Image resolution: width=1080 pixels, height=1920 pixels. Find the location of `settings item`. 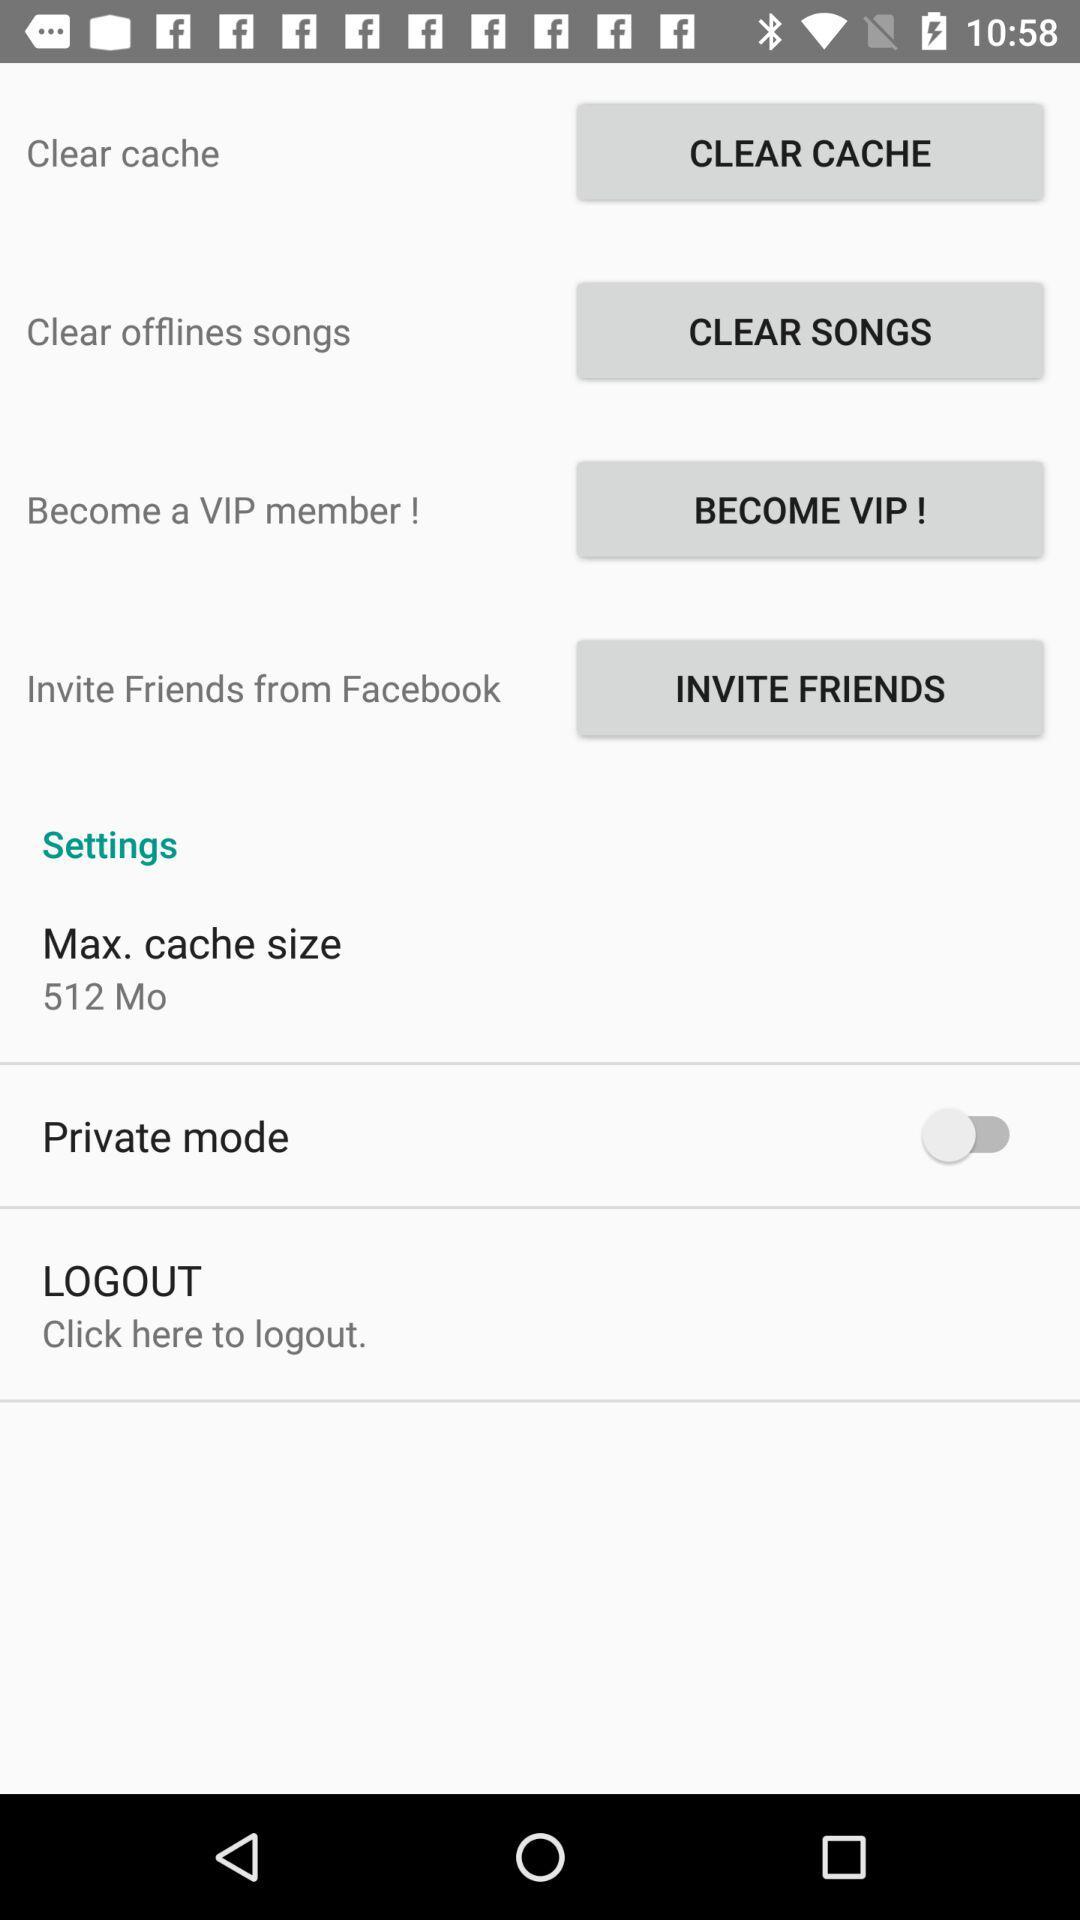

settings item is located at coordinates (540, 822).